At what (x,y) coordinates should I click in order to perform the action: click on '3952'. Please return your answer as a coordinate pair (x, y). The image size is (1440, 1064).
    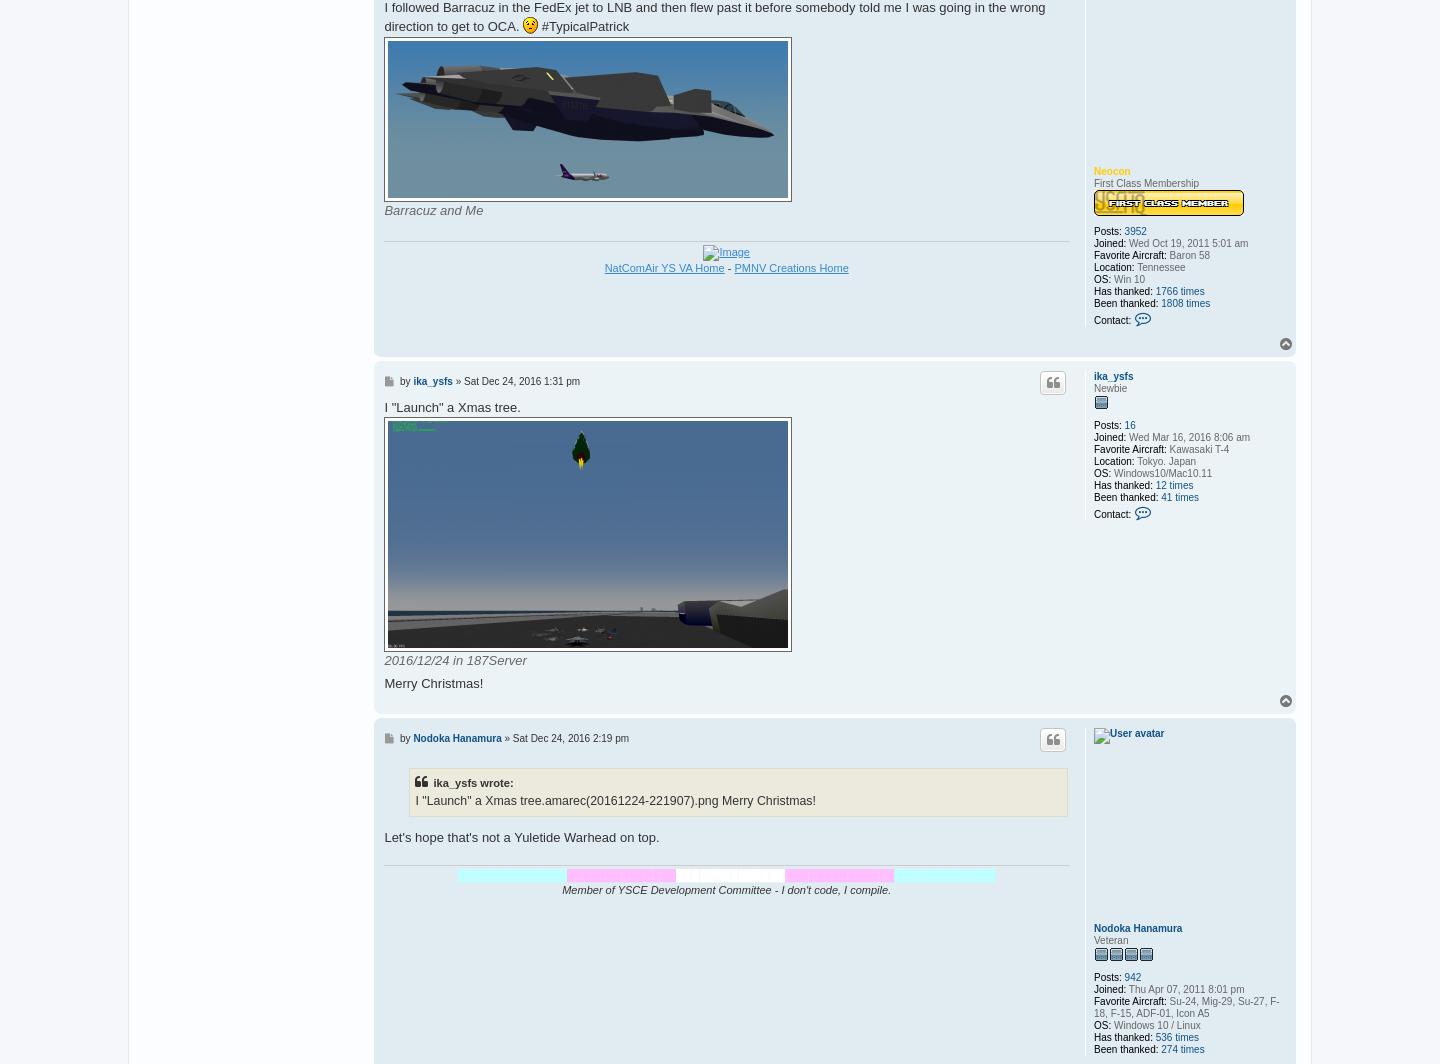
    Looking at the image, I should click on (1134, 231).